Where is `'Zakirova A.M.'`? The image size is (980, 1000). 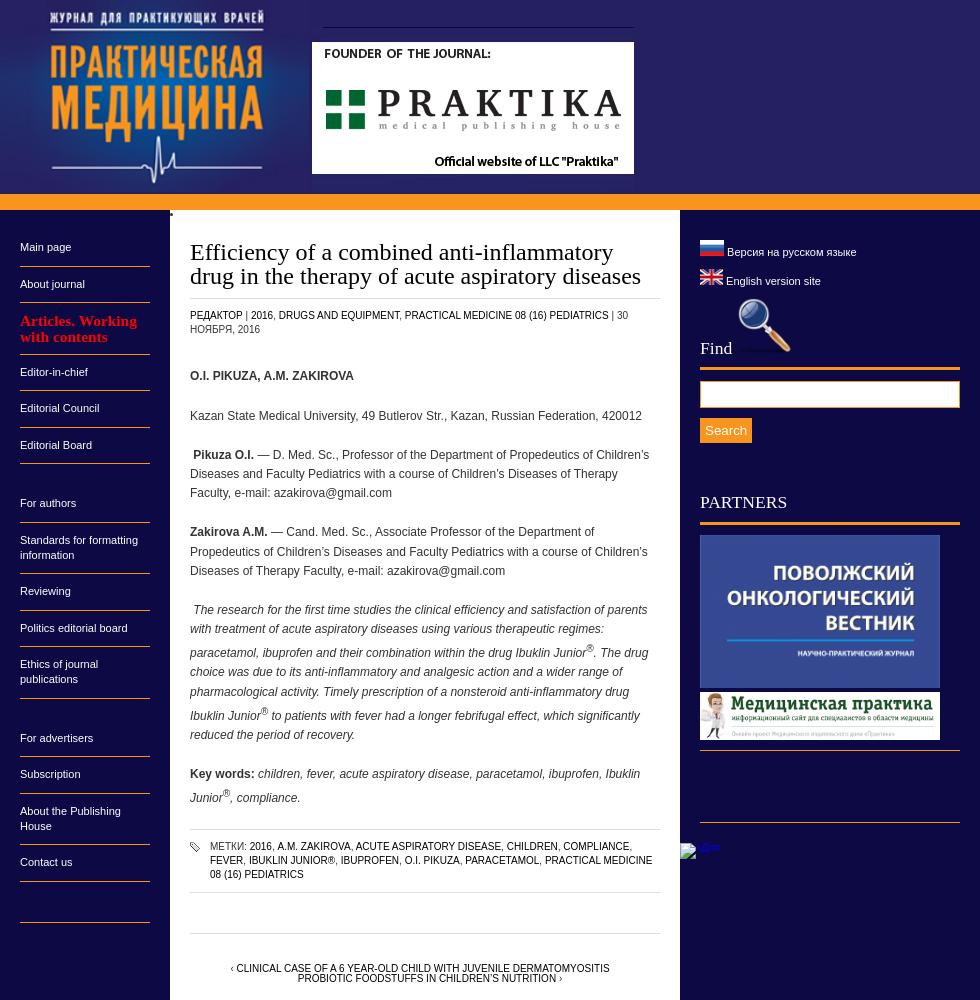
'Zakirova A.M.' is located at coordinates (228, 532).